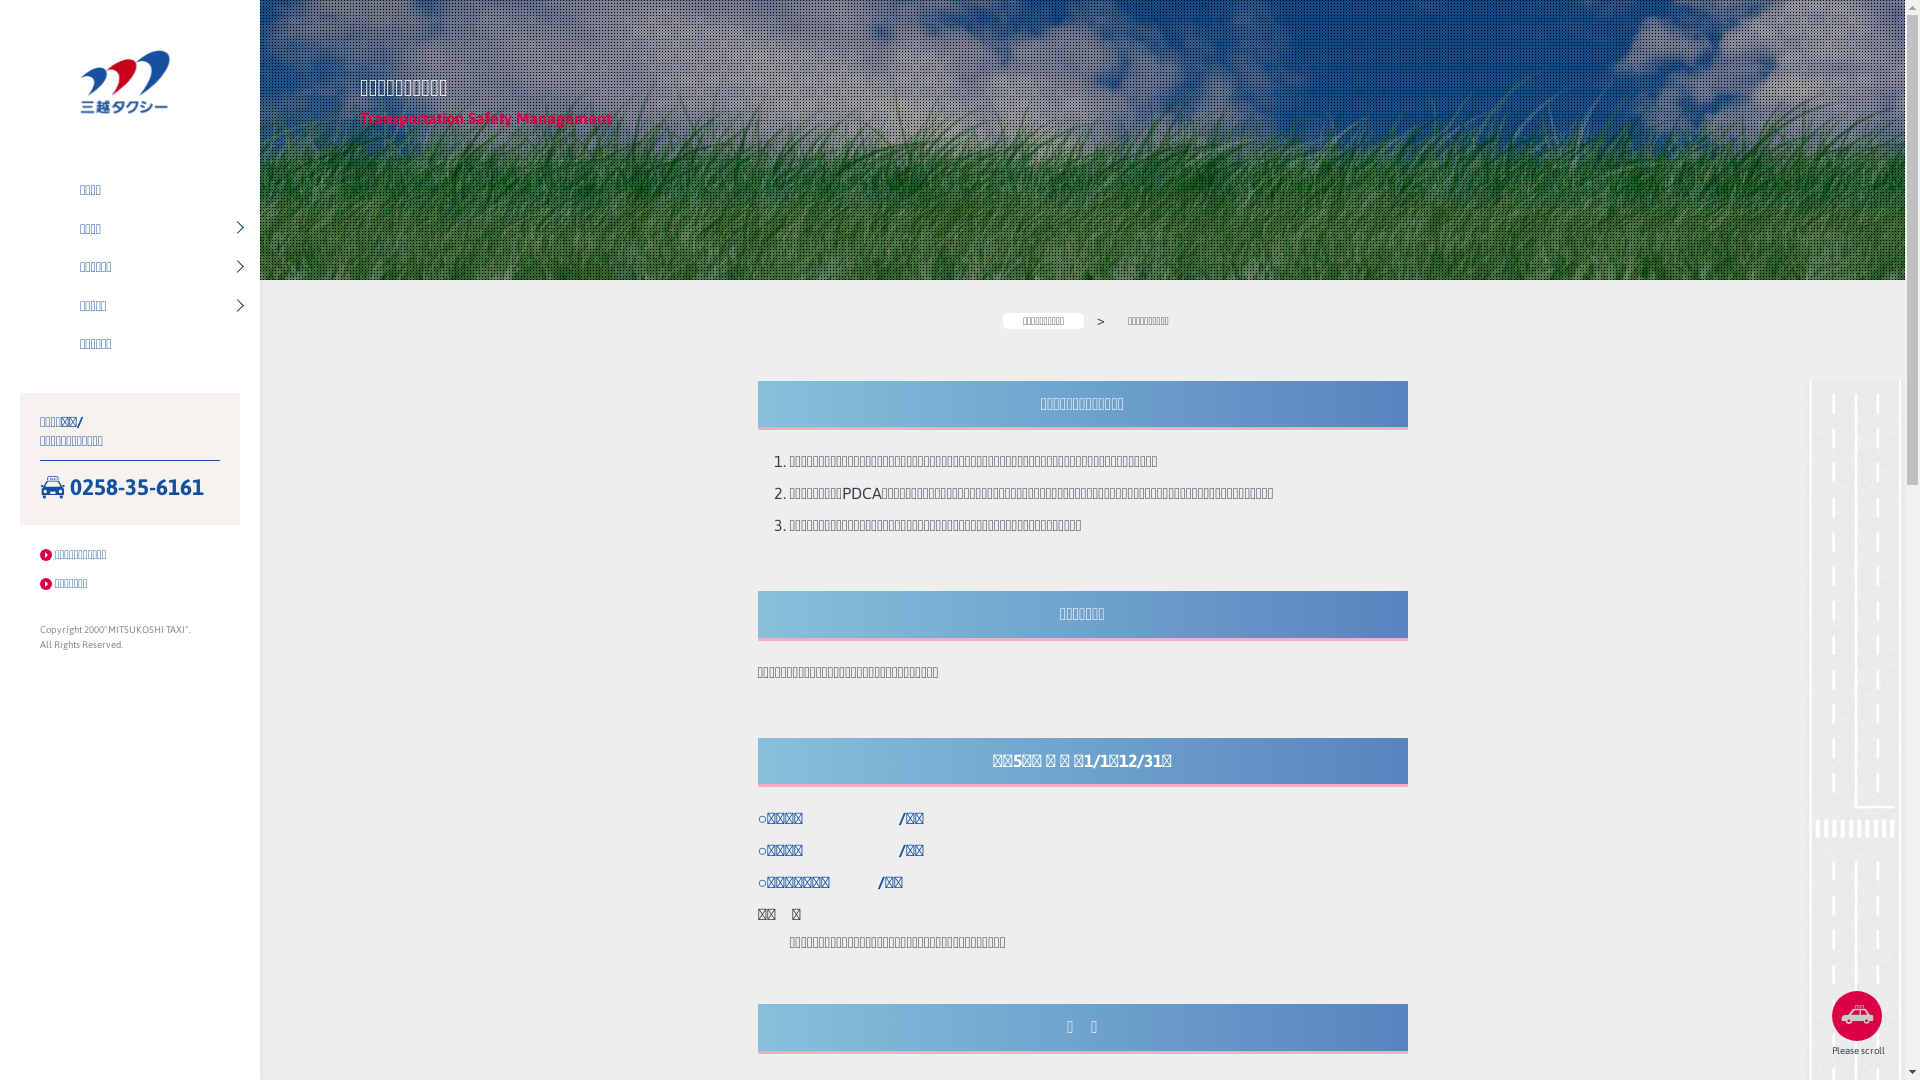  What do you see at coordinates (39, 488) in the screenshot?
I see `'0258-35-6161'` at bounding box center [39, 488].